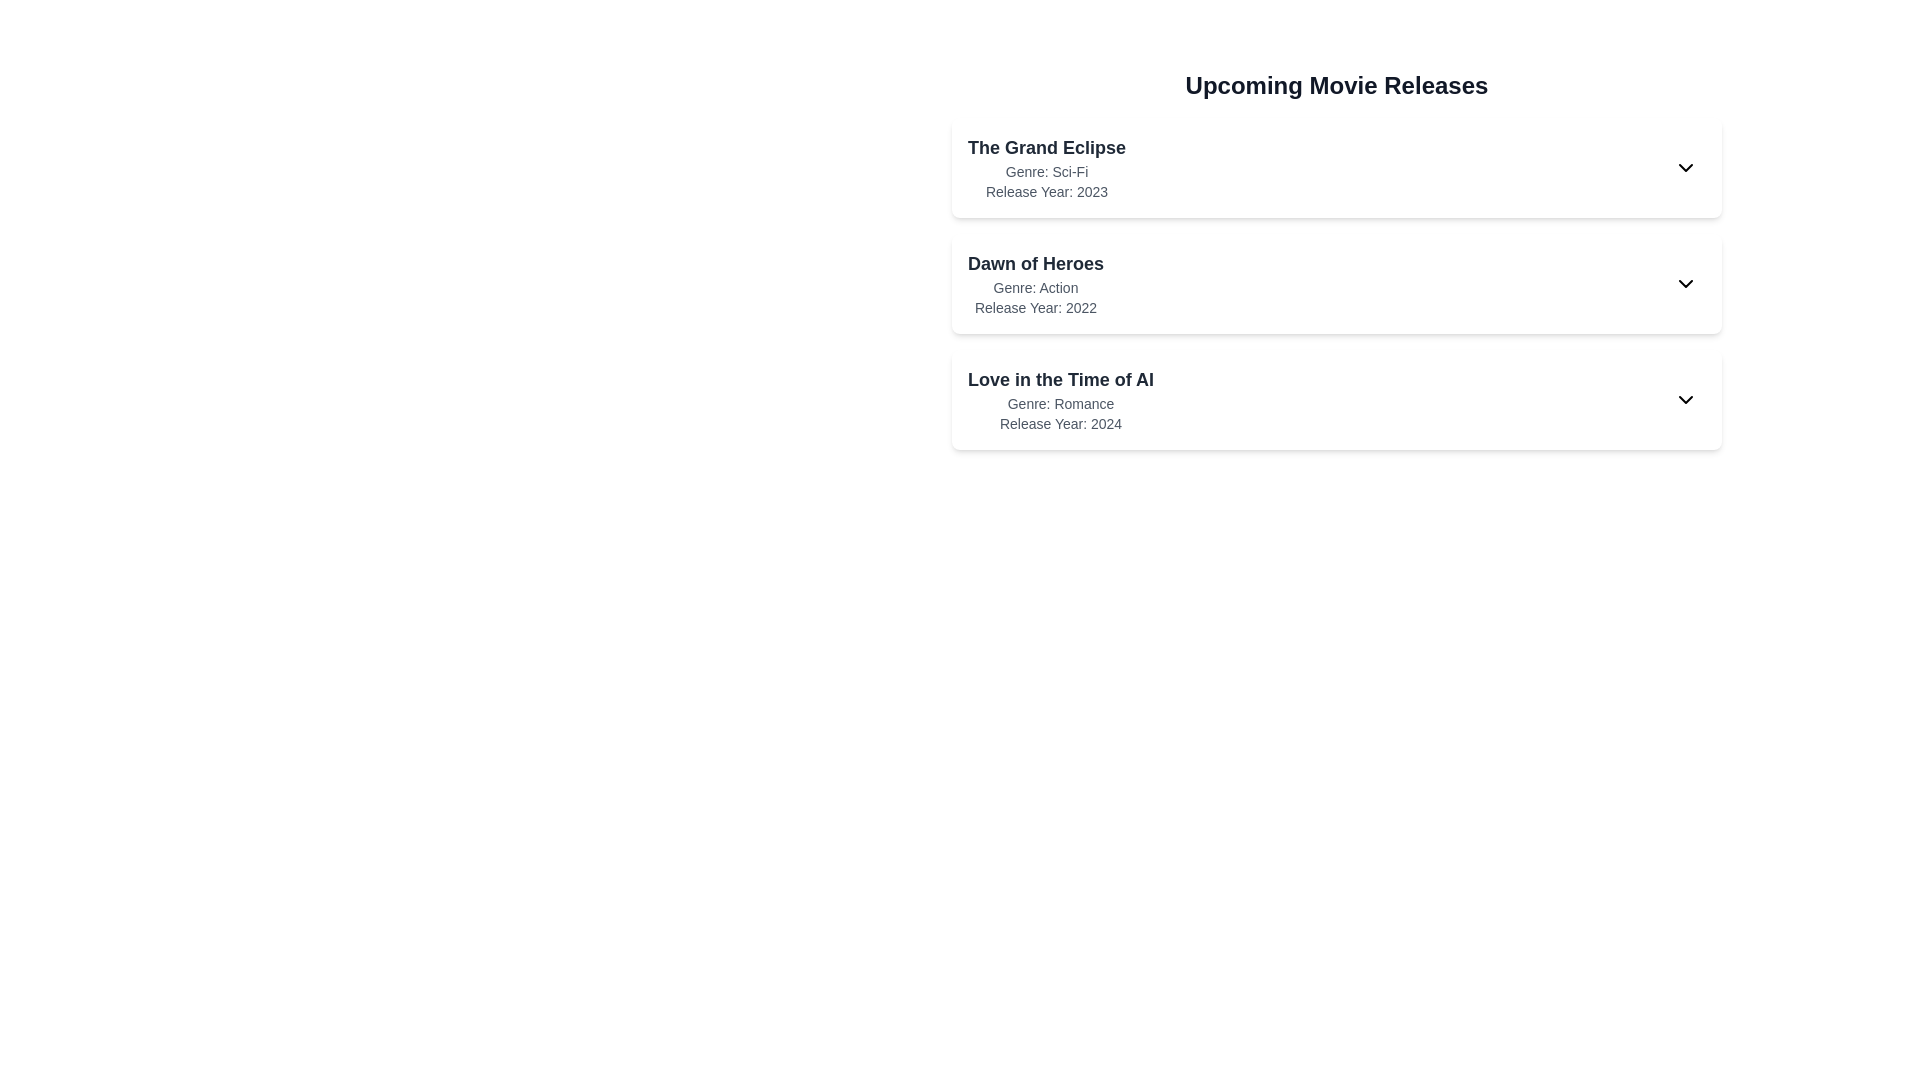 This screenshot has width=1920, height=1080. I want to click on expand/collapse button for the movie identified by its title Dawn of Heroes, so click(1684, 284).